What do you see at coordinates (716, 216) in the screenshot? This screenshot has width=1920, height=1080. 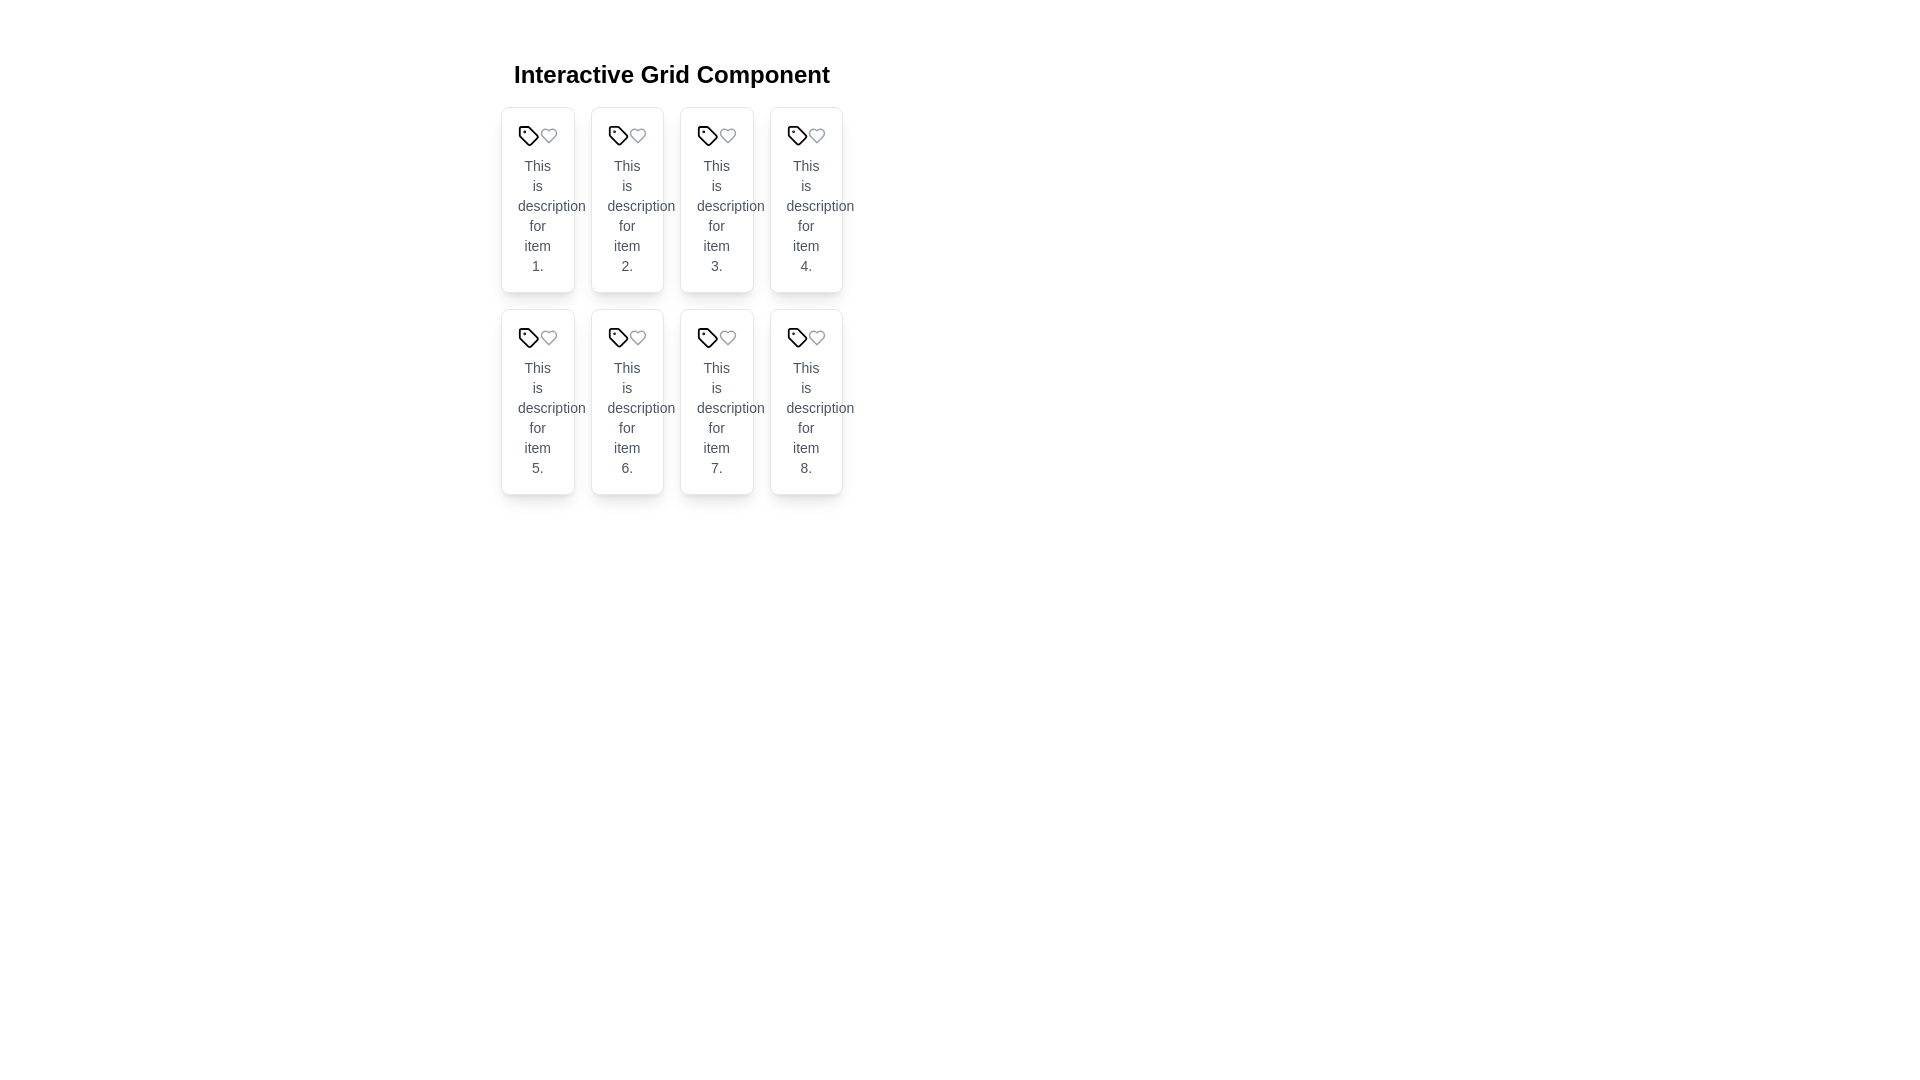 I see `the descriptive text label located in the third tile of a 4x2 grid layout, positioned at the bottom section of the tile` at bounding box center [716, 216].